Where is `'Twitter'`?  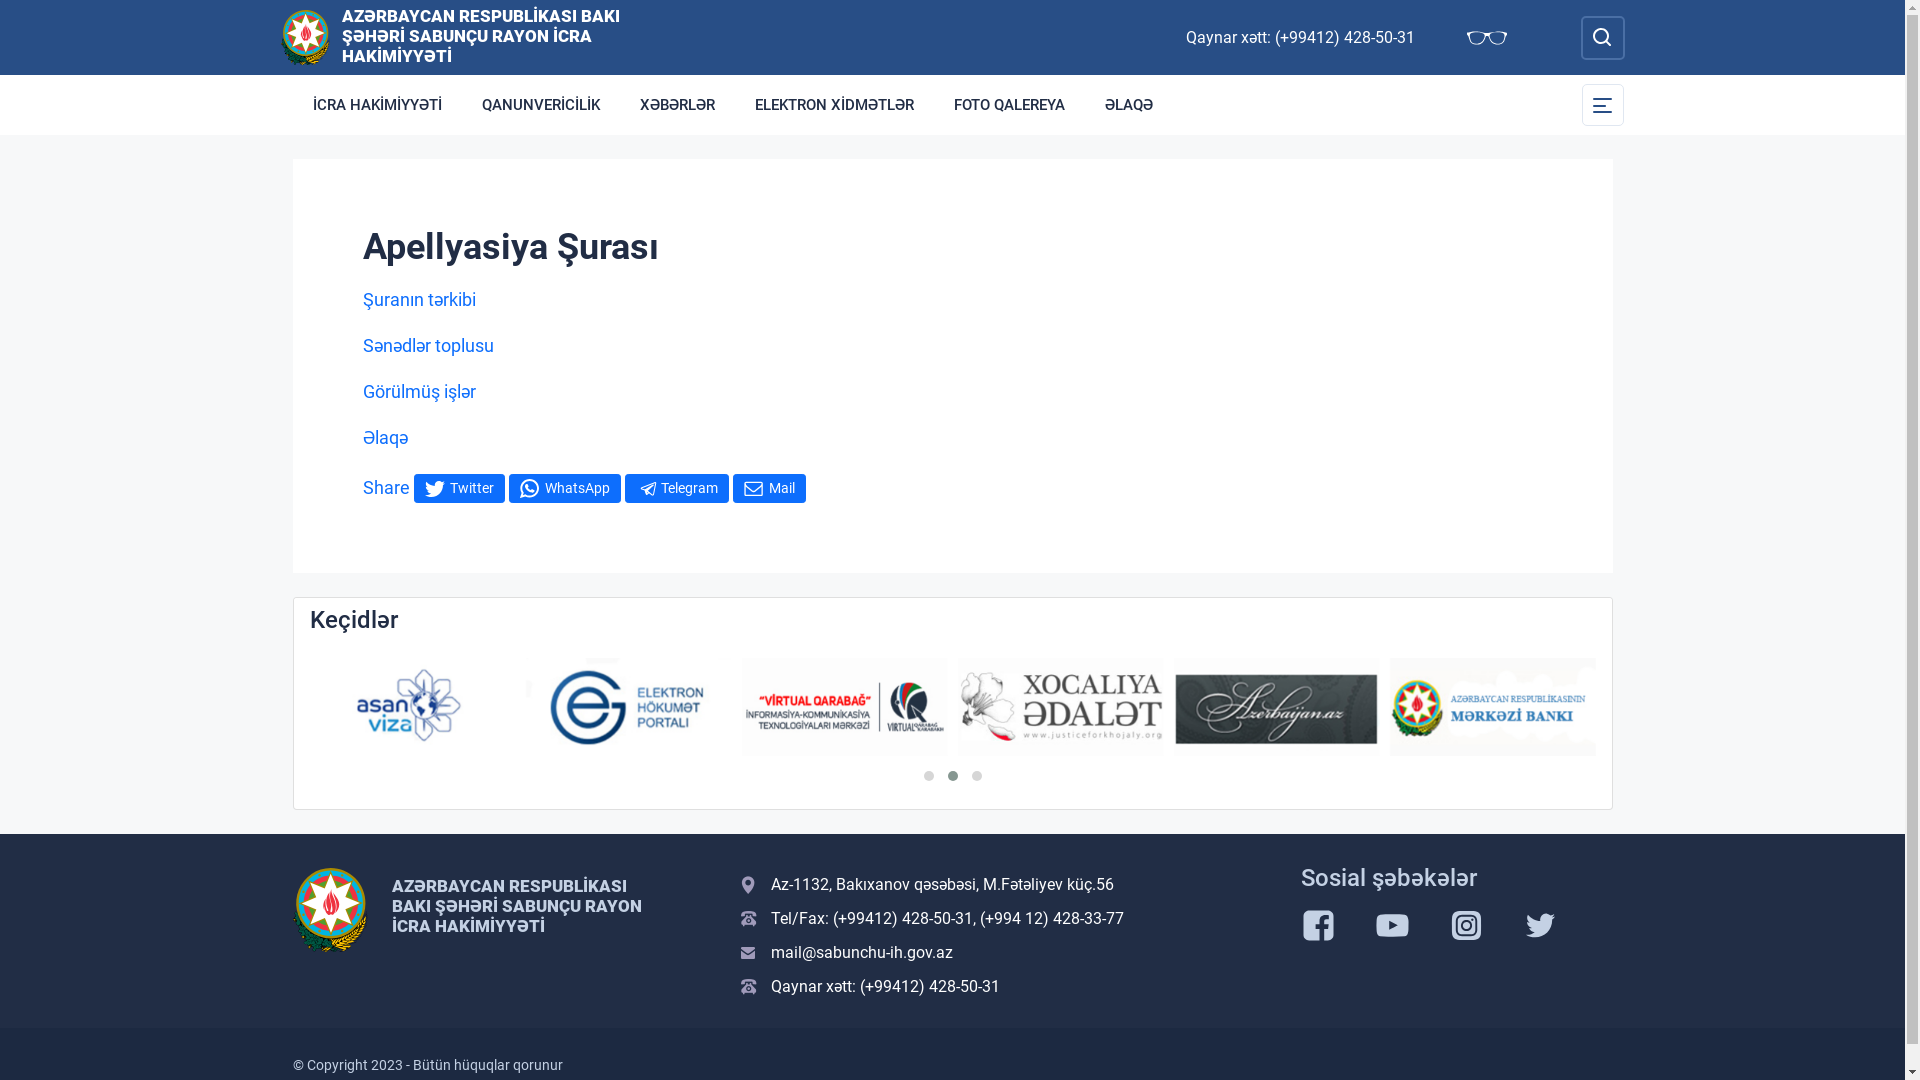
'Twitter' is located at coordinates (458, 488).